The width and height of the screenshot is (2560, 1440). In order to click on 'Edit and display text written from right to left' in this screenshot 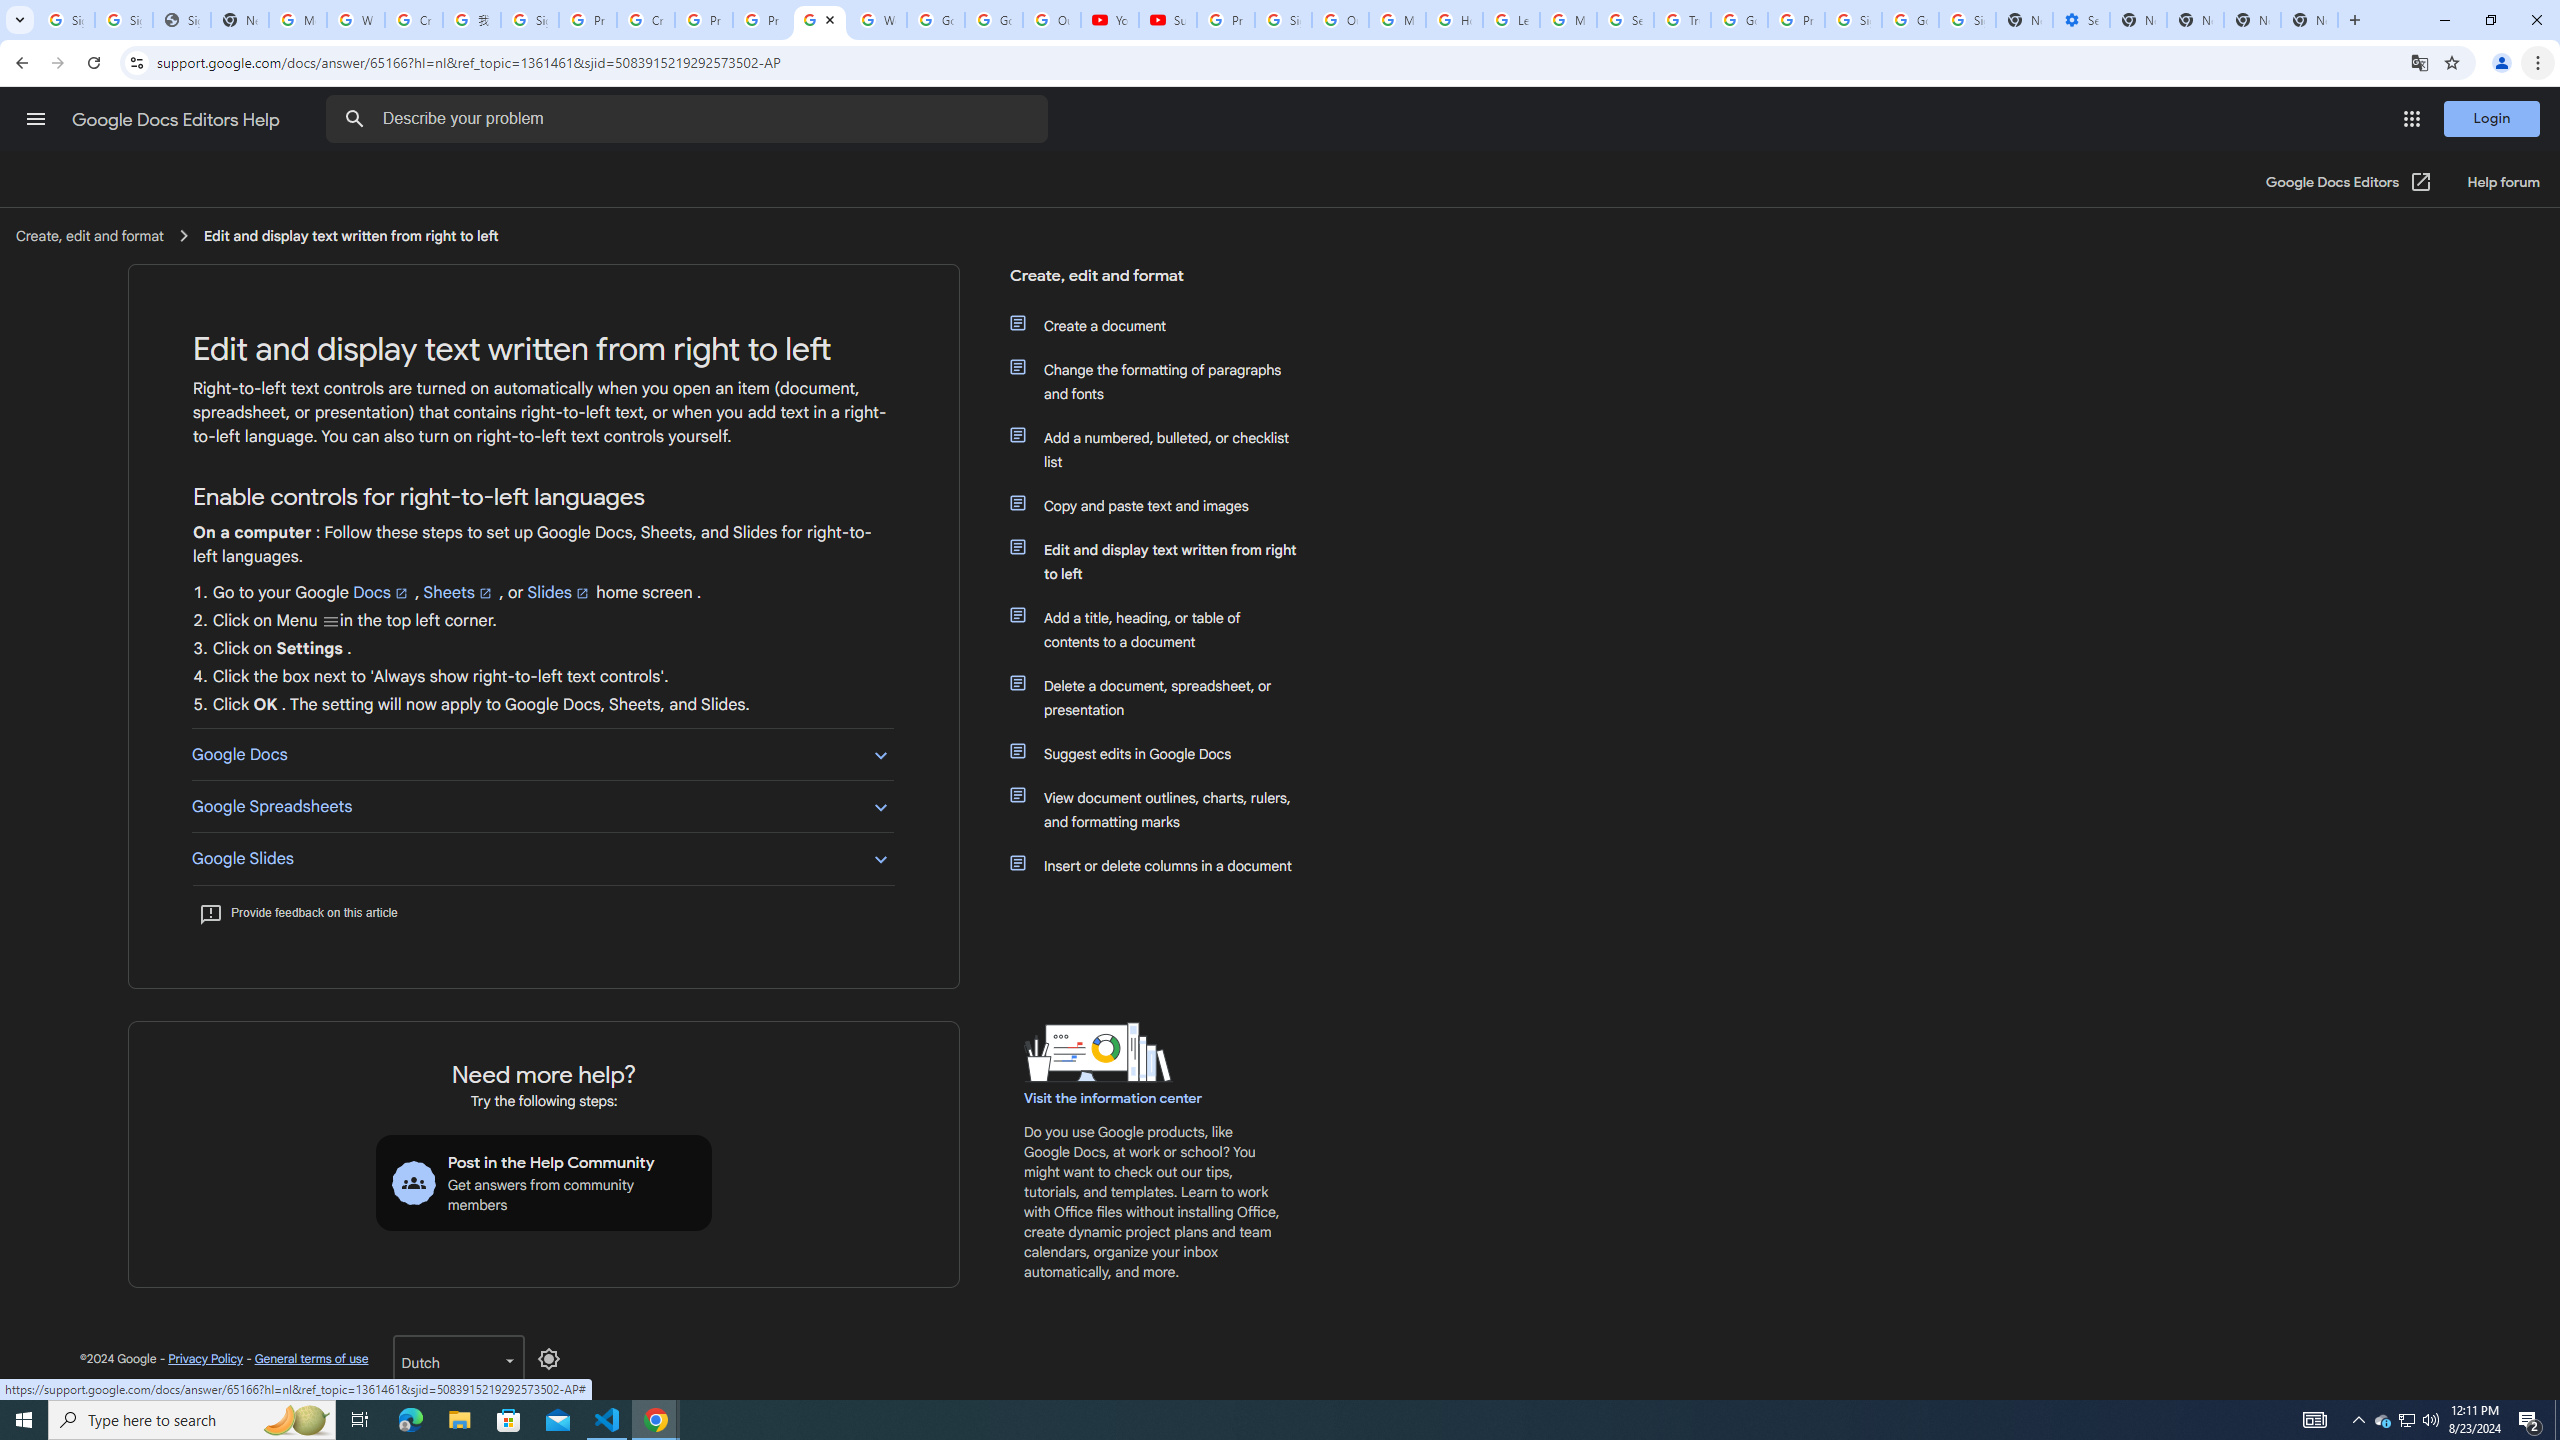, I will do `click(1162, 562)`.